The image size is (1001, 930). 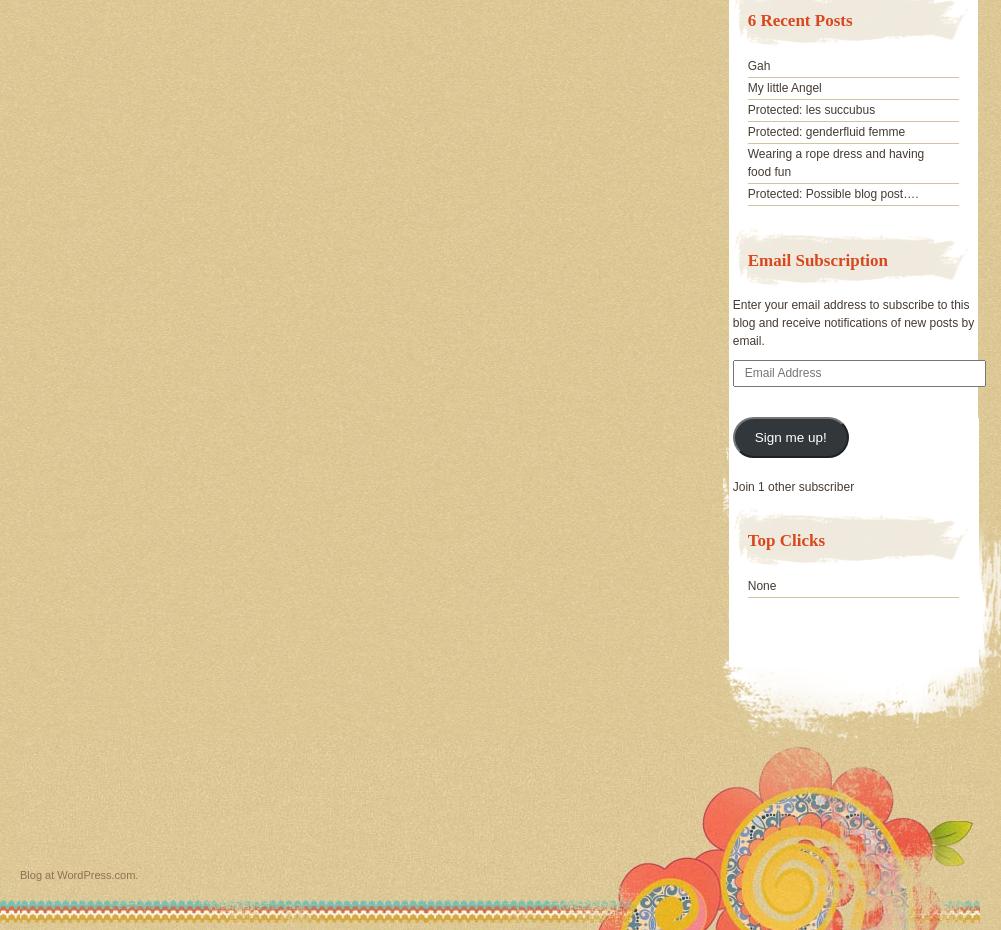 I want to click on 'Protected: Possible blog post….', so click(x=831, y=192).